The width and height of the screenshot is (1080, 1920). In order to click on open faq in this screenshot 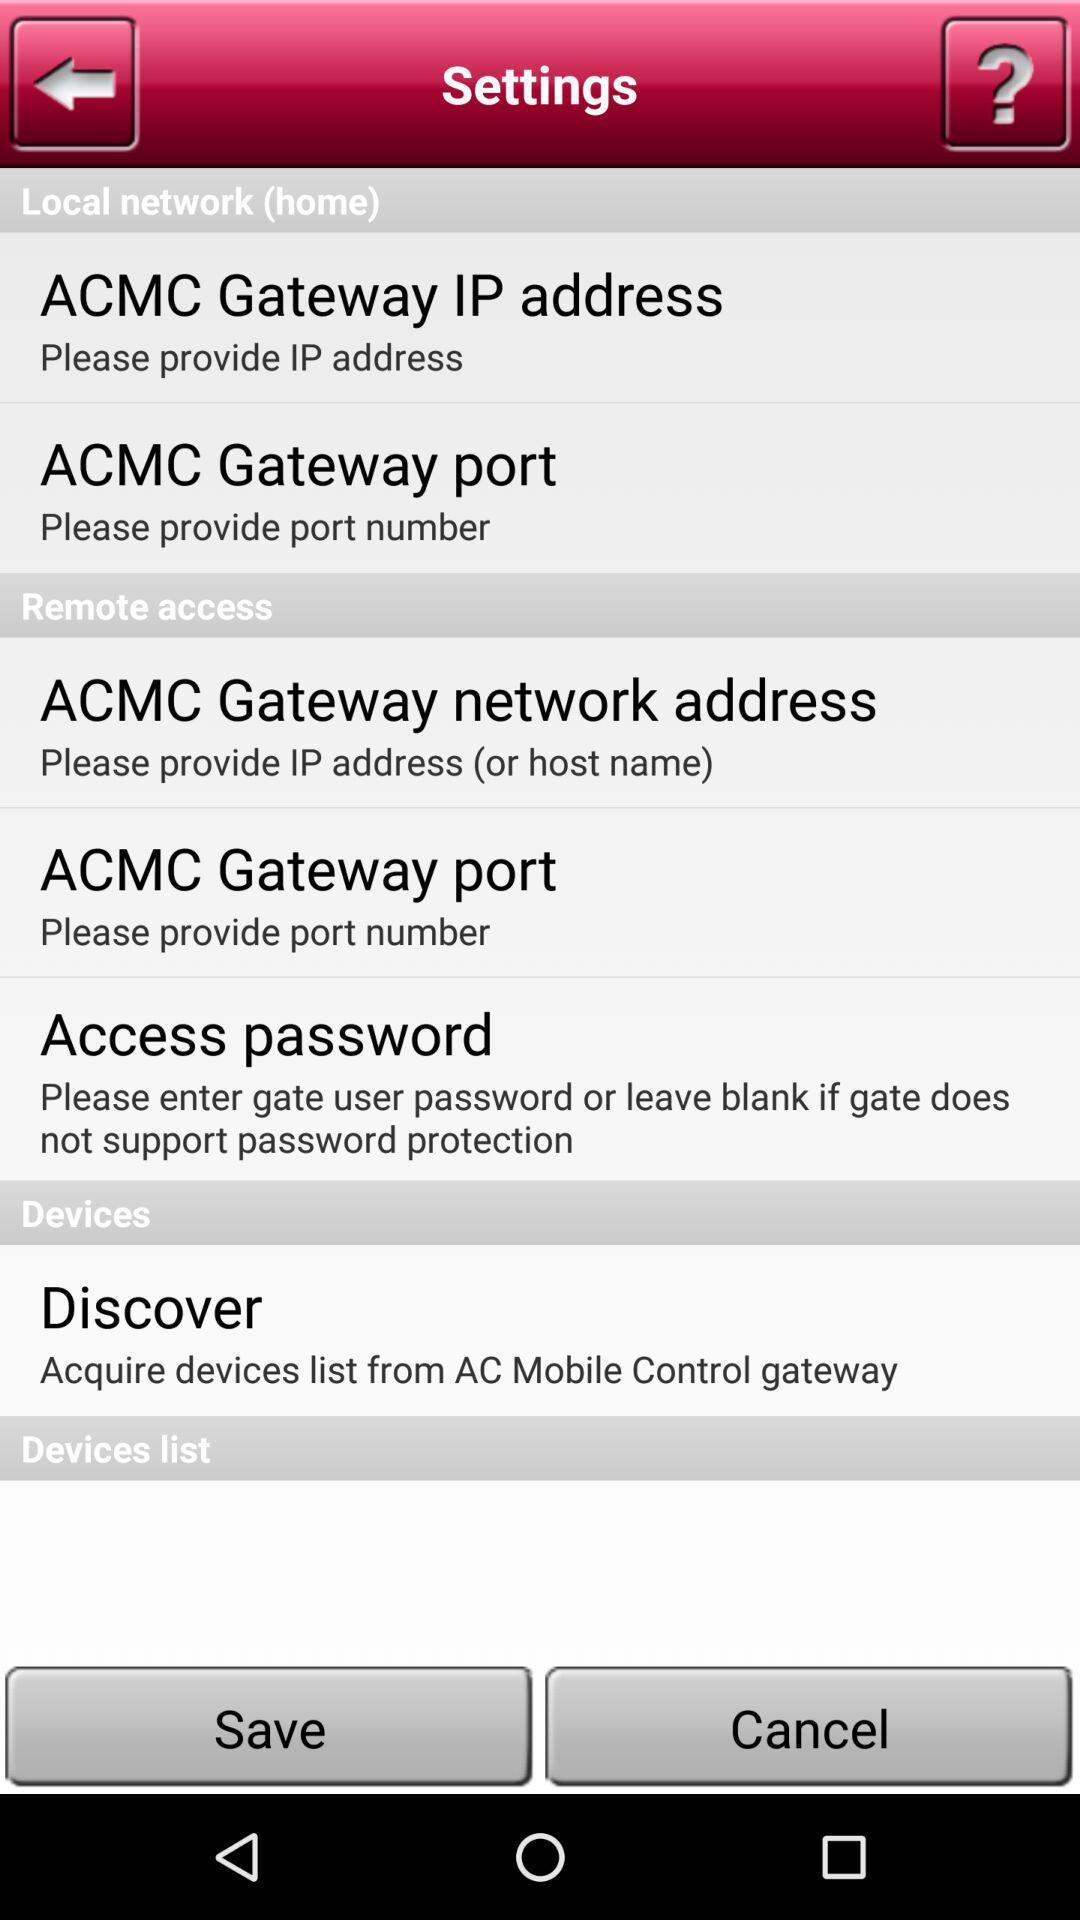, I will do `click(1005, 82)`.